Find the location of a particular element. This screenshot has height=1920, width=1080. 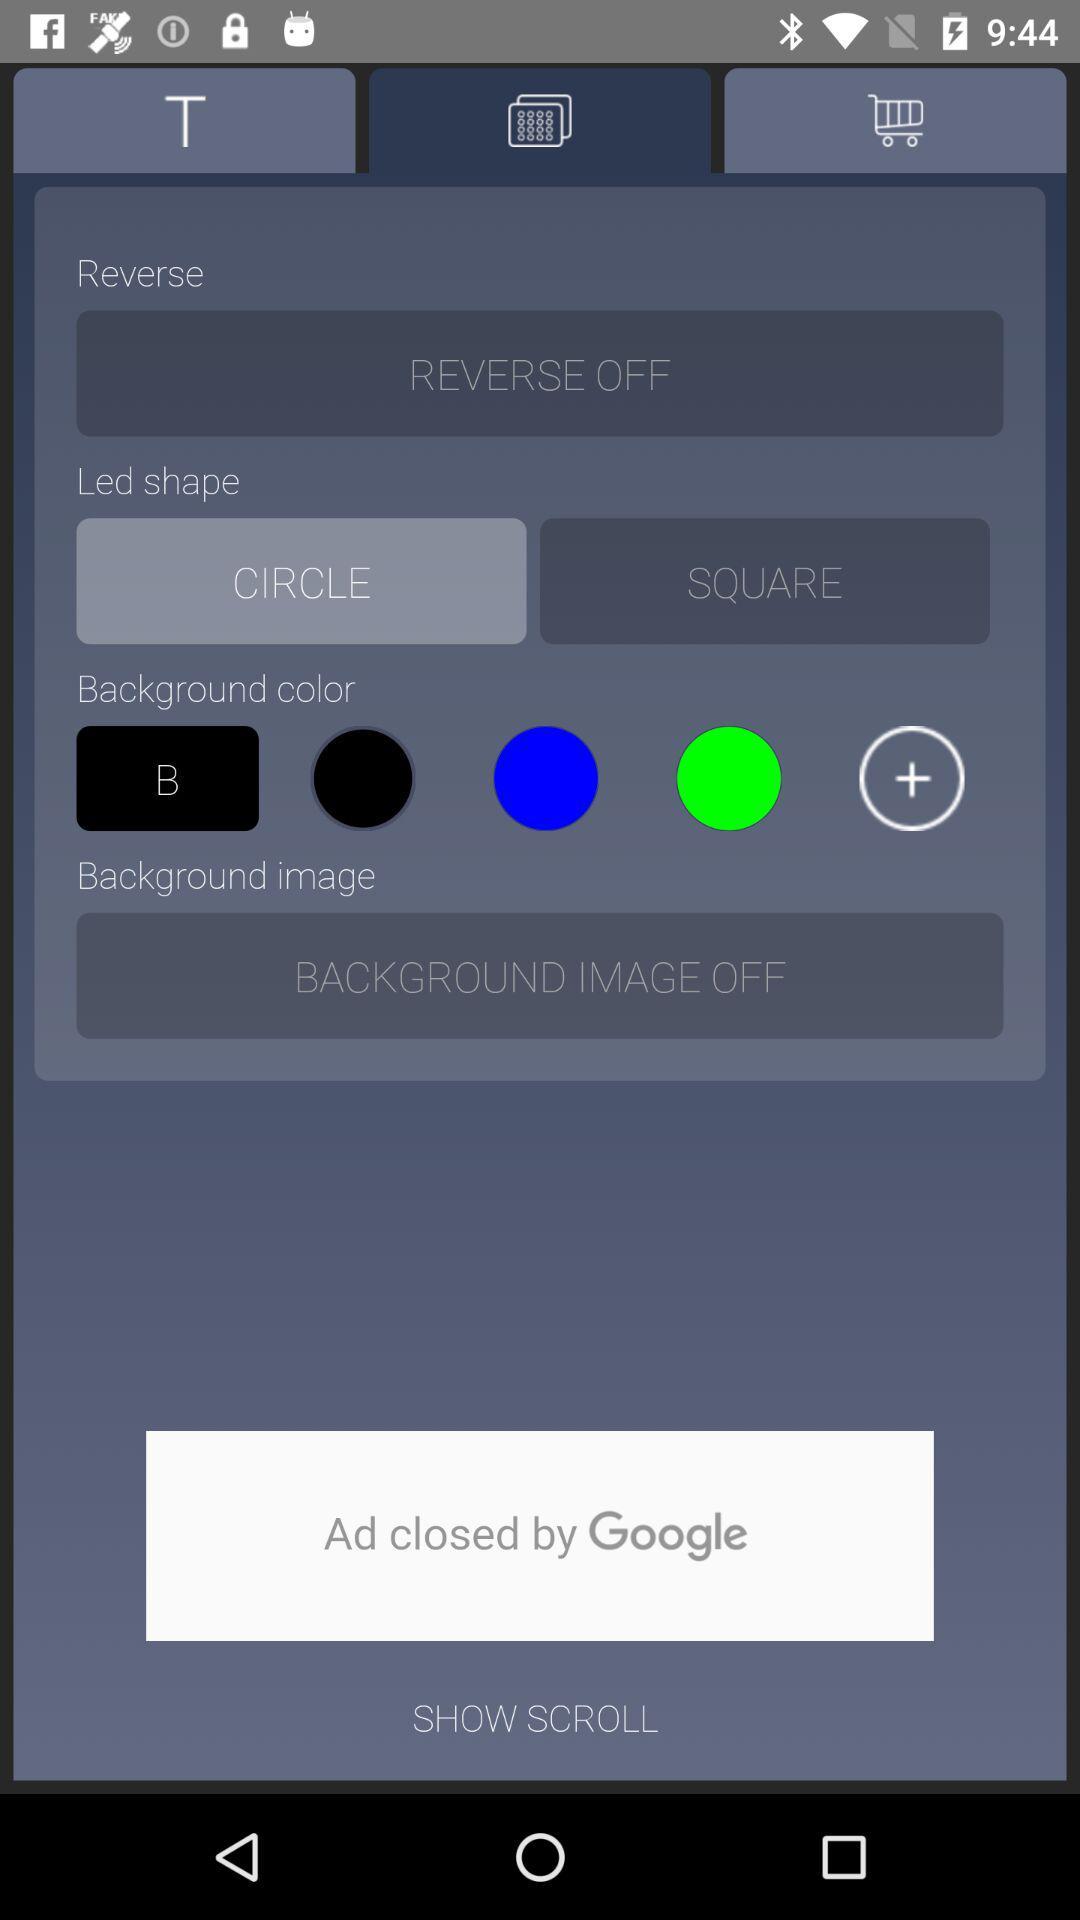

choose the shopping option is located at coordinates (894, 119).